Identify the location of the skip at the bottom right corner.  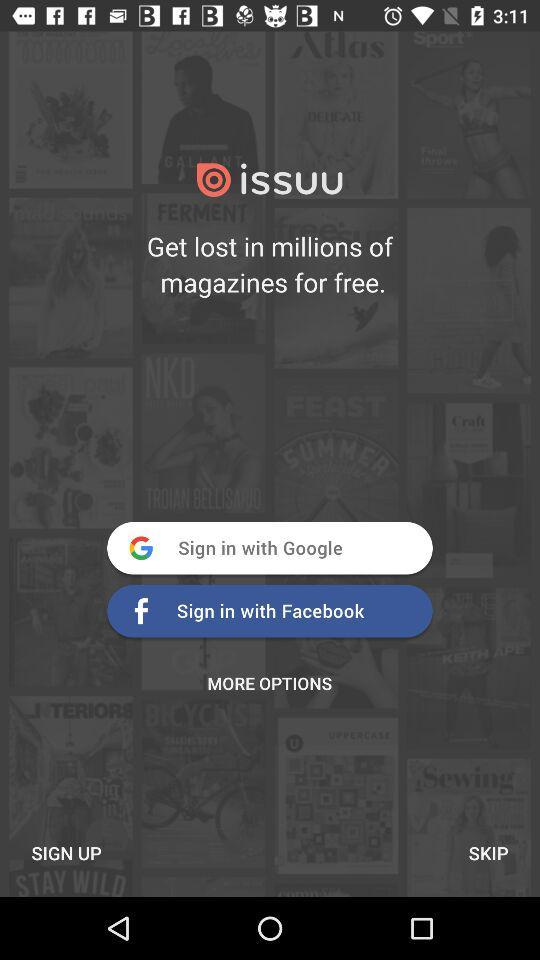
(487, 852).